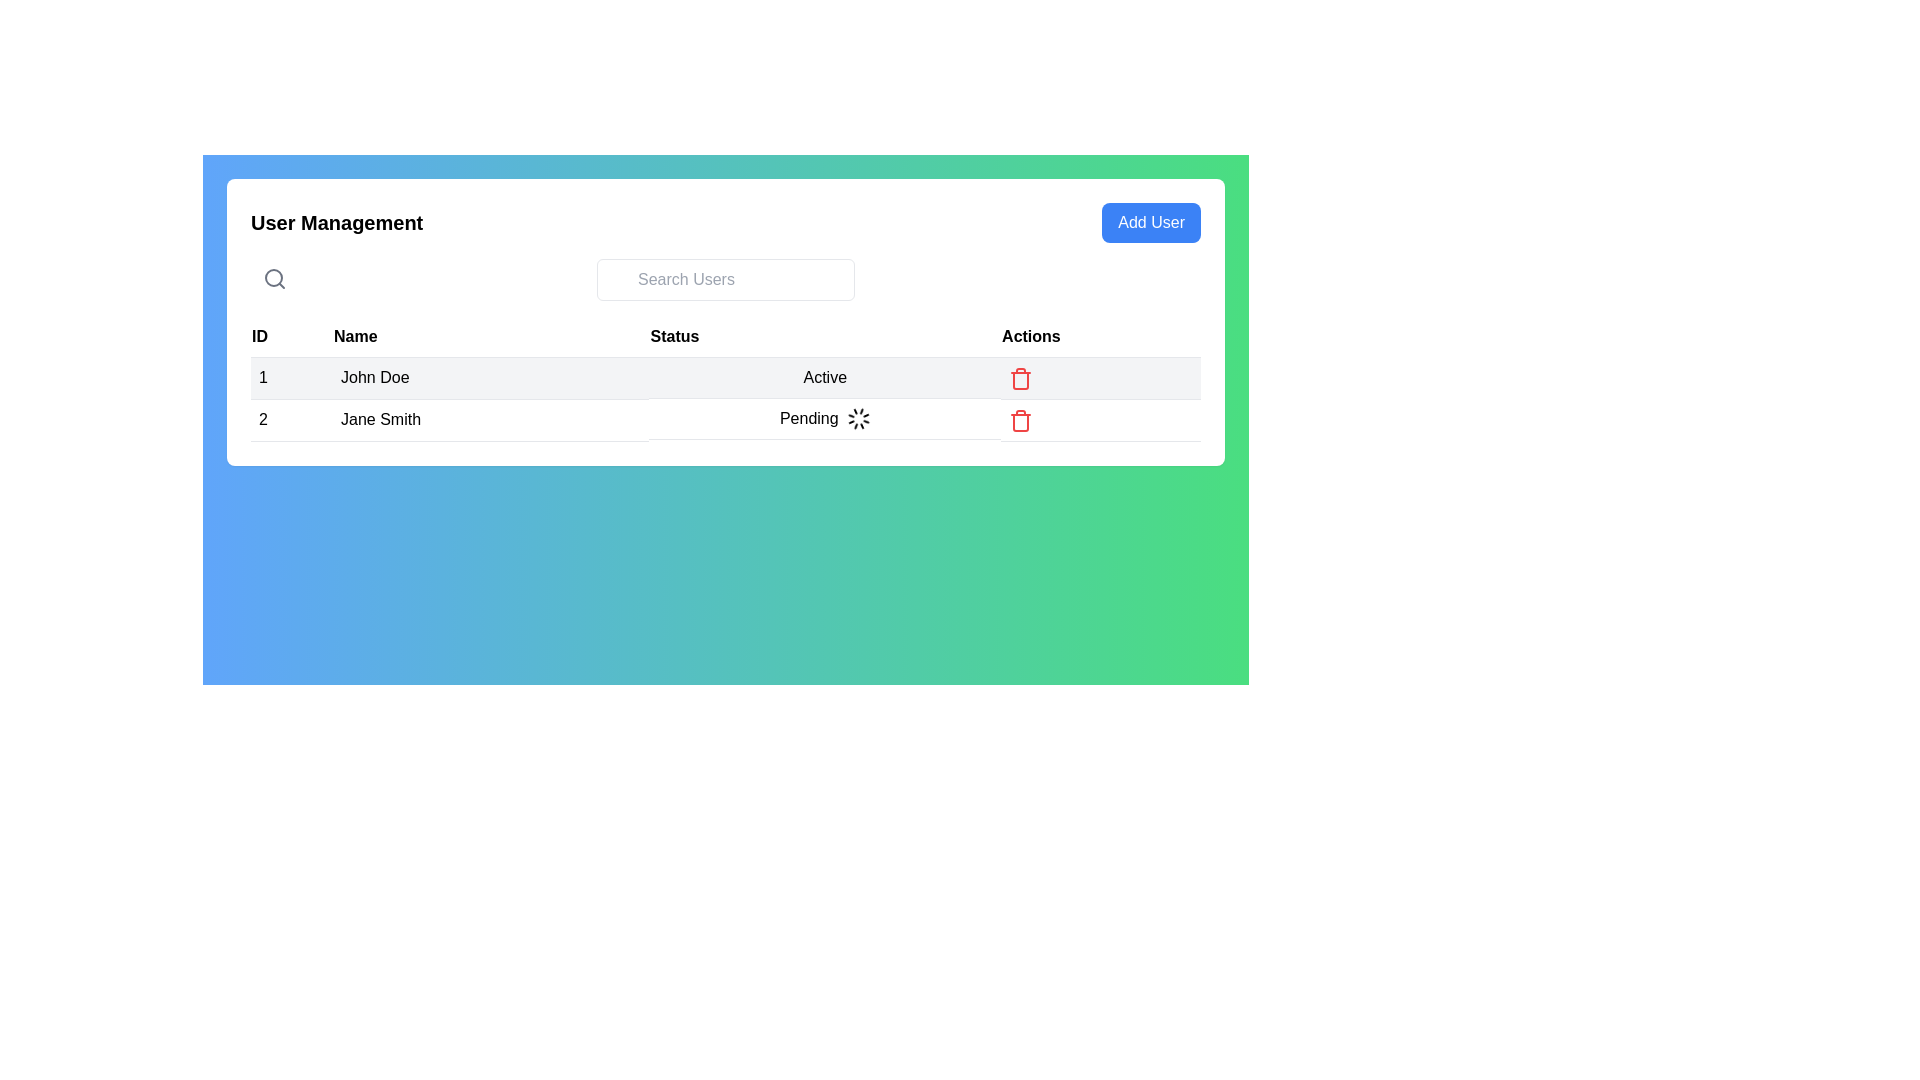 The height and width of the screenshot is (1080, 1920). I want to click on the 'User Management' header, which is a bold and large text element located at the top-left of the interface, so click(337, 223).